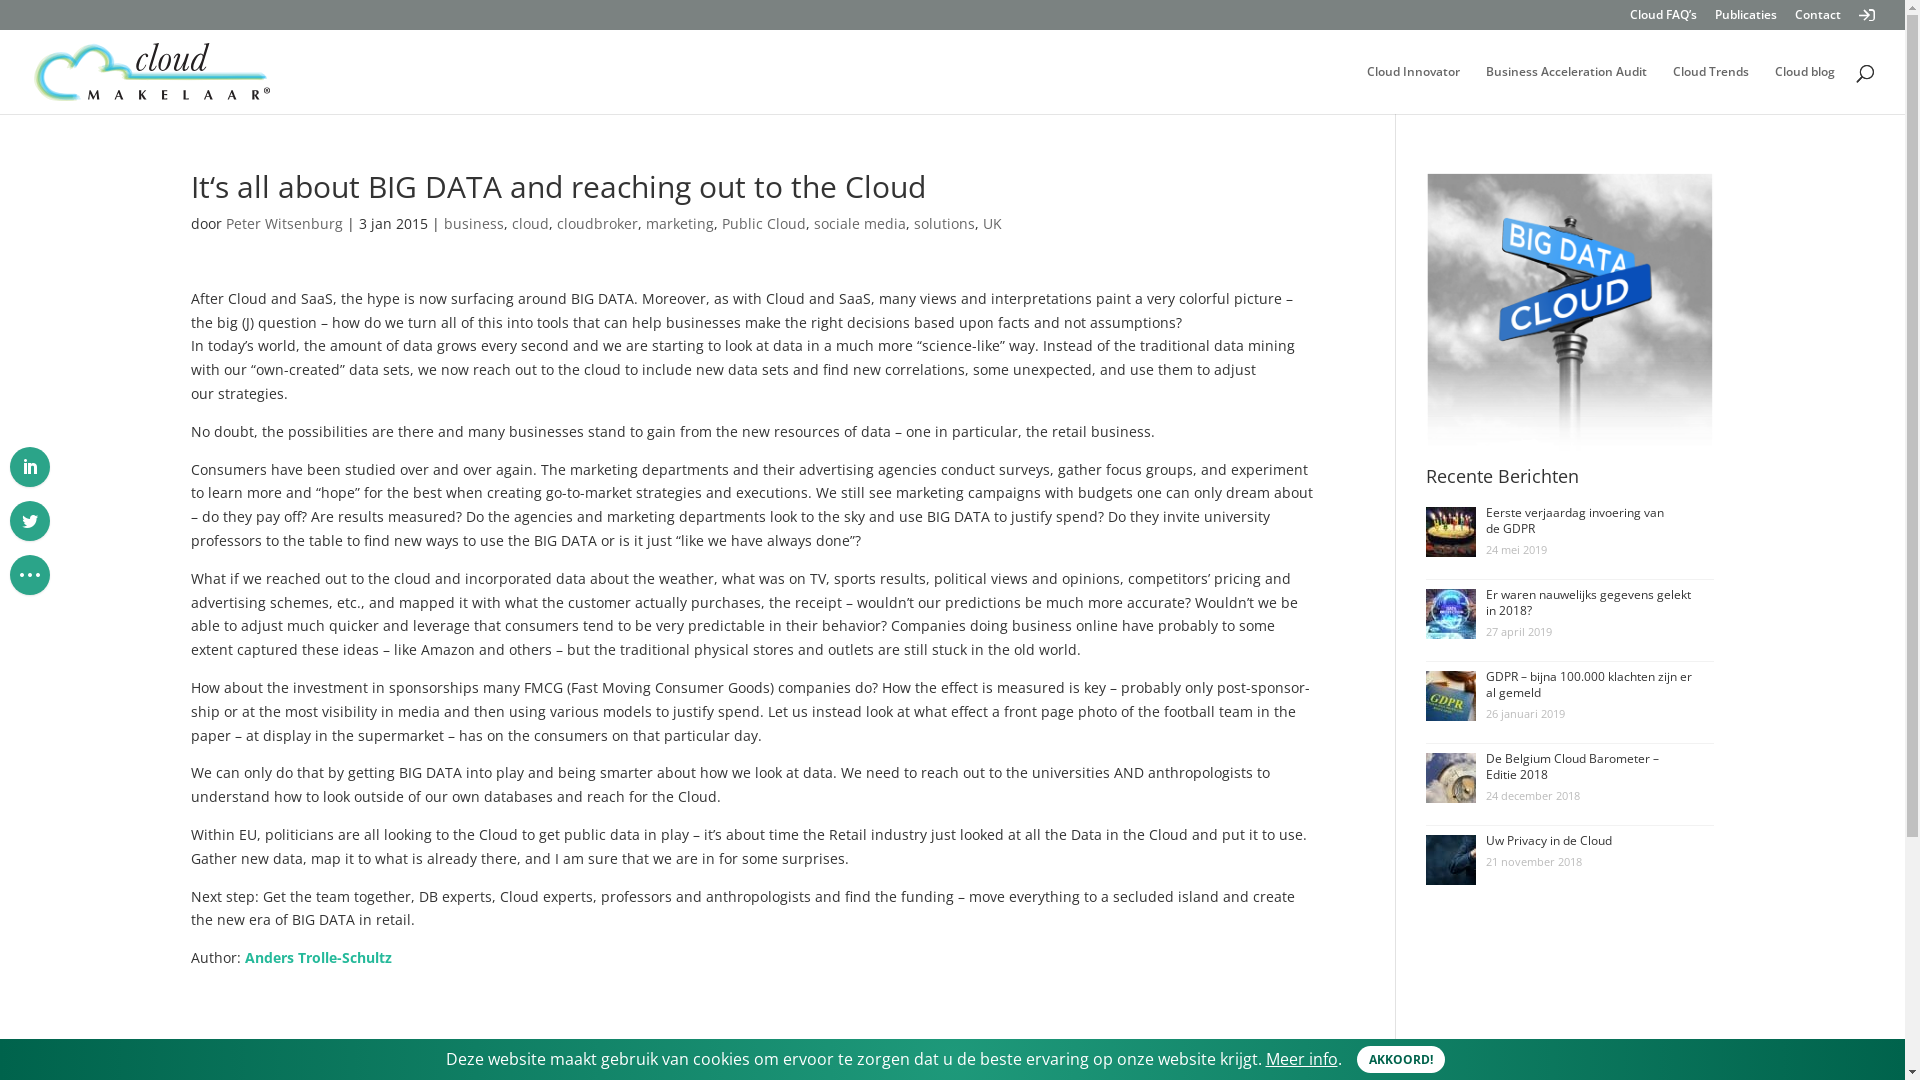  What do you see at coordinates (814, 223) in the screenshot?
I see `'sociale media'` at bounding box center [814, 223].